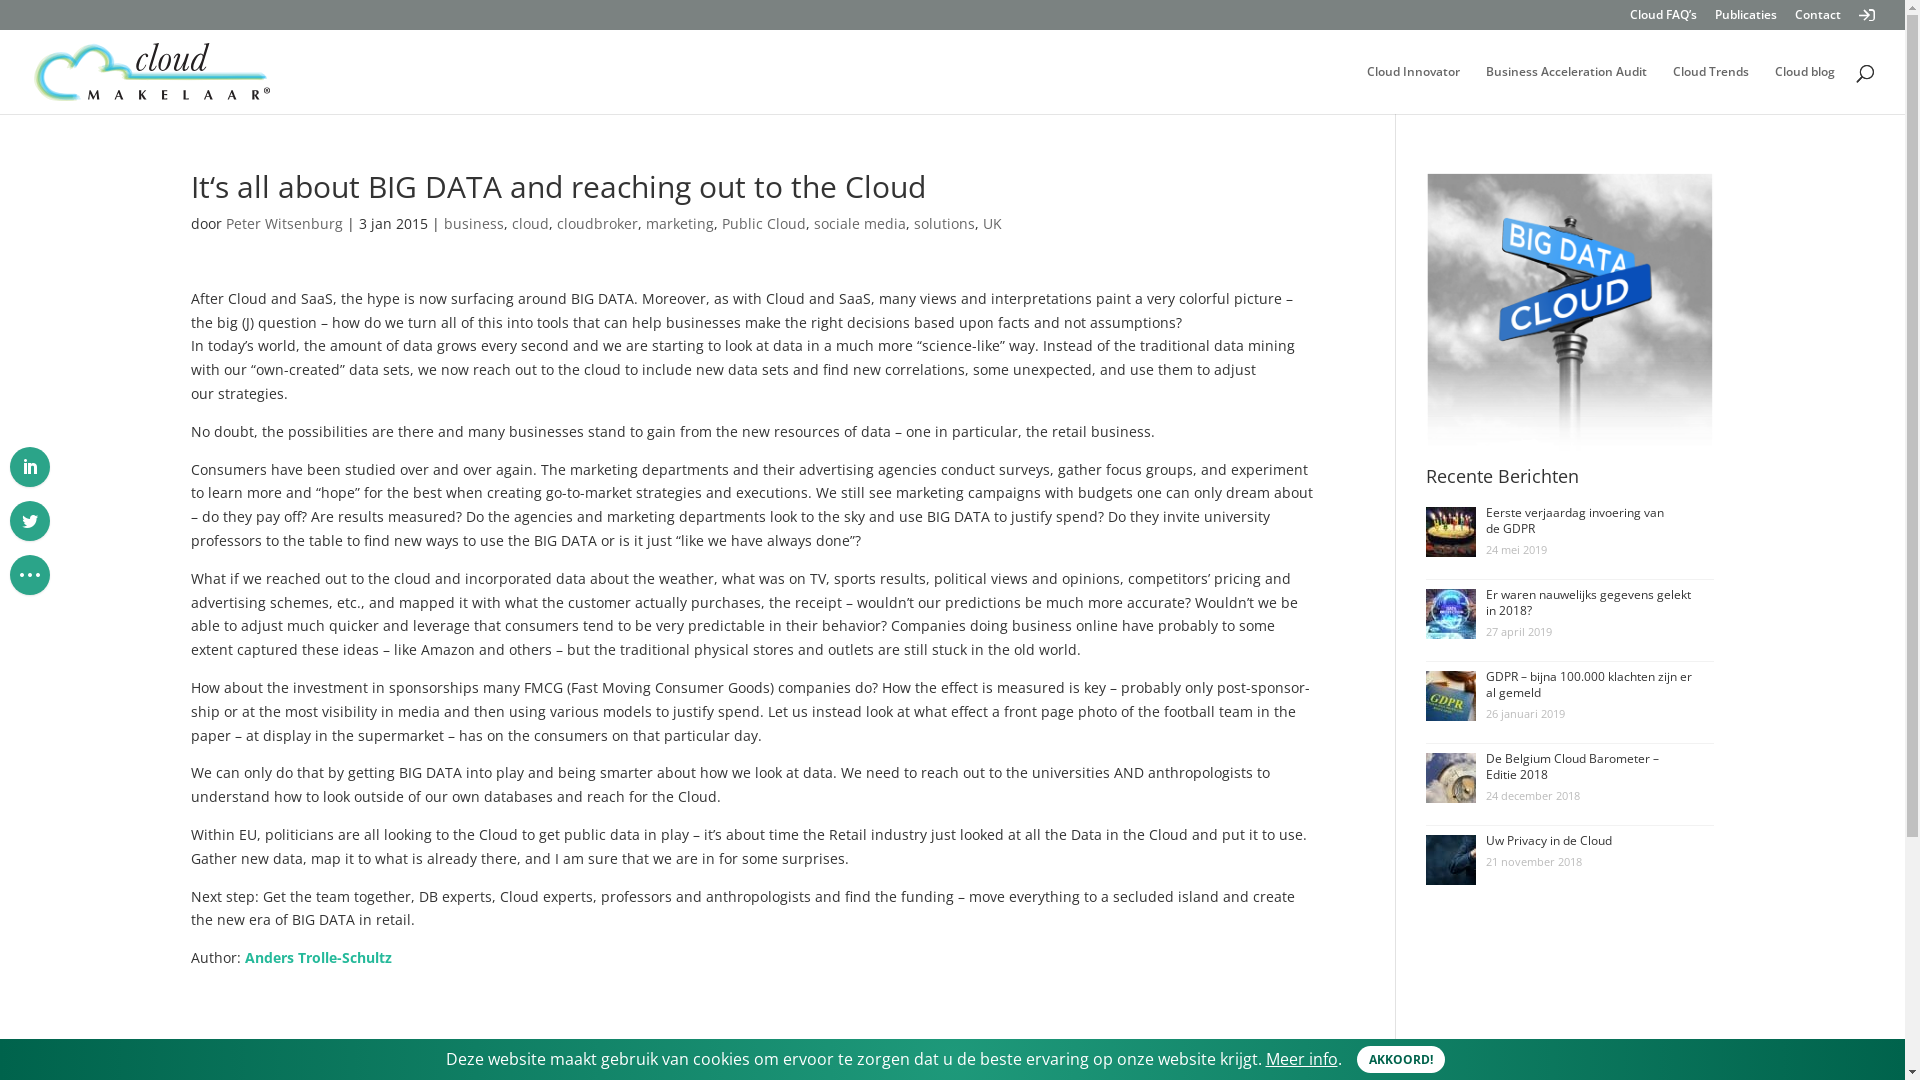  What do you see at coordinates (814, 223) in the screenshot?
I see `'sociale media'` at bounding box center [814, 223].